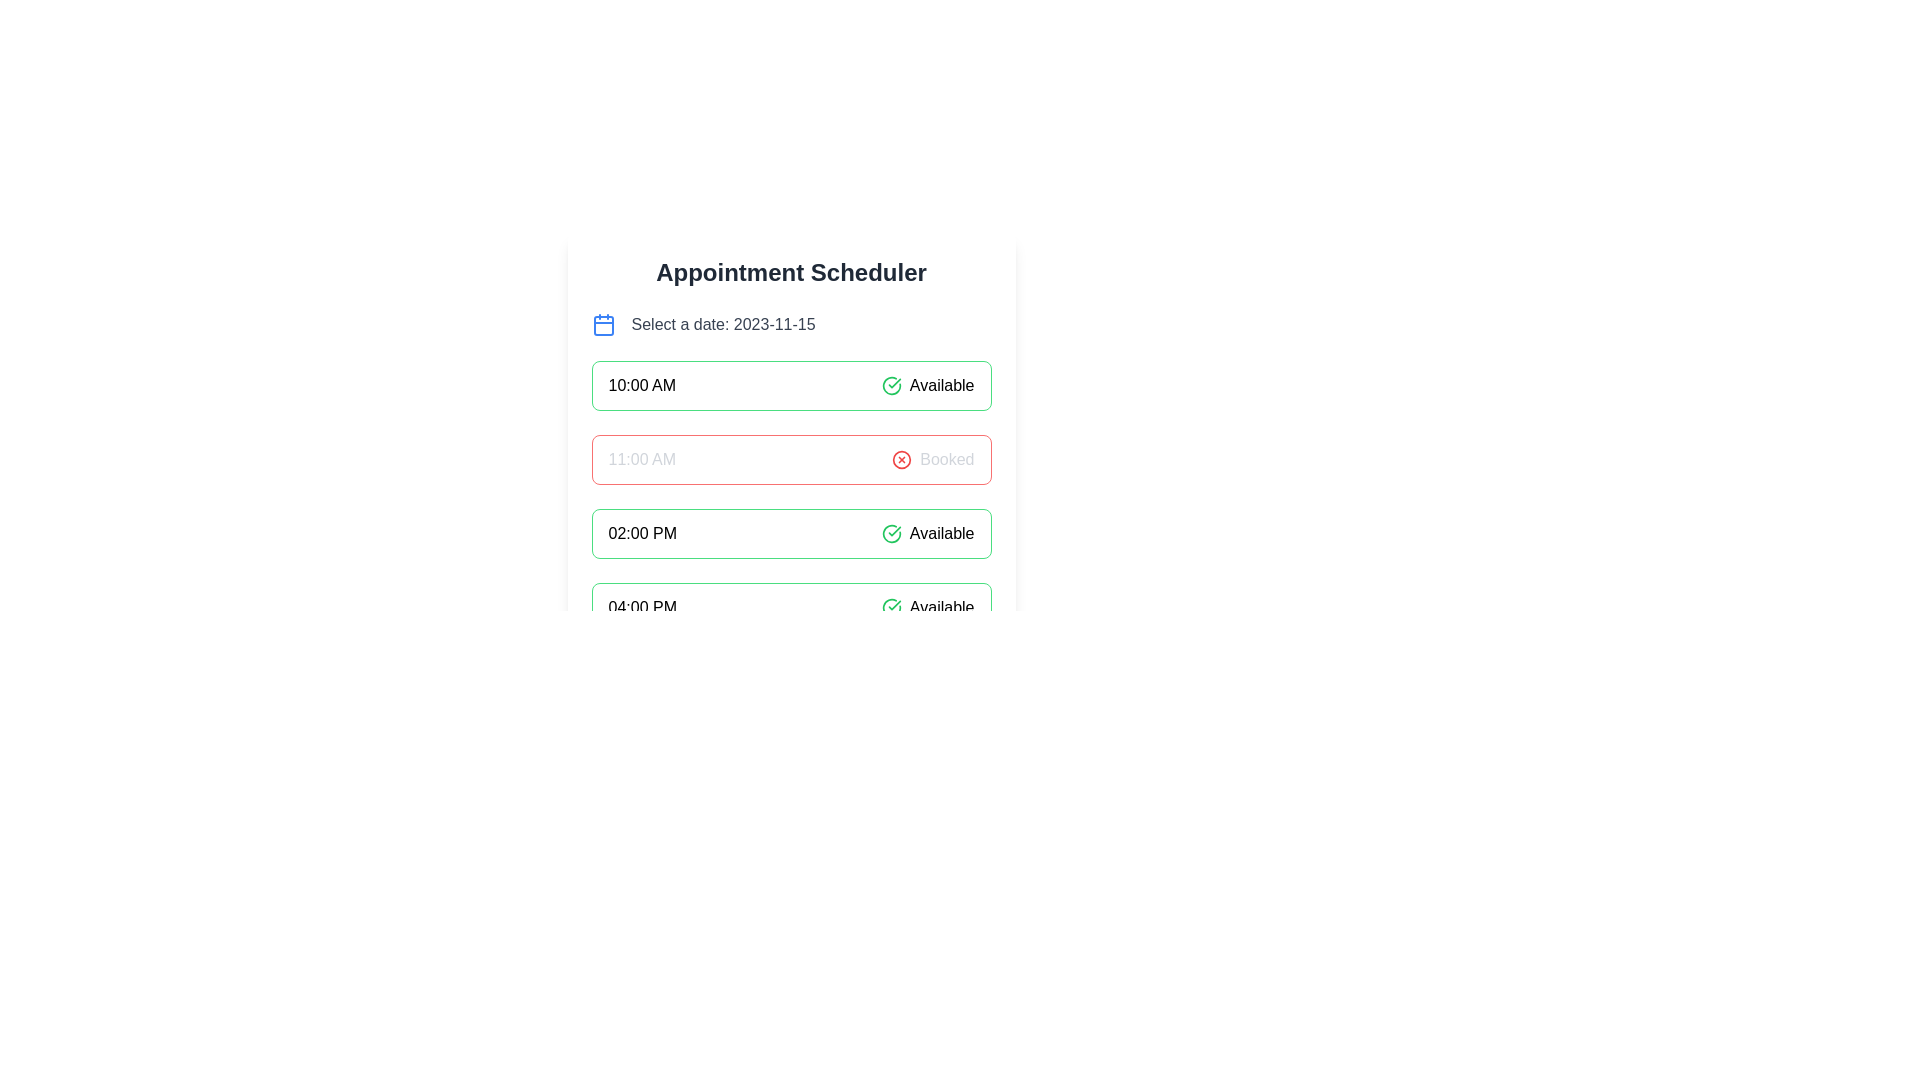 The width and height of the screenshot is (1920, 1080). I want to click on the availability status indicator text located to the right of the green checkmark icon in the fourth time slot item representing '04:00 PM', so click(941, 607).